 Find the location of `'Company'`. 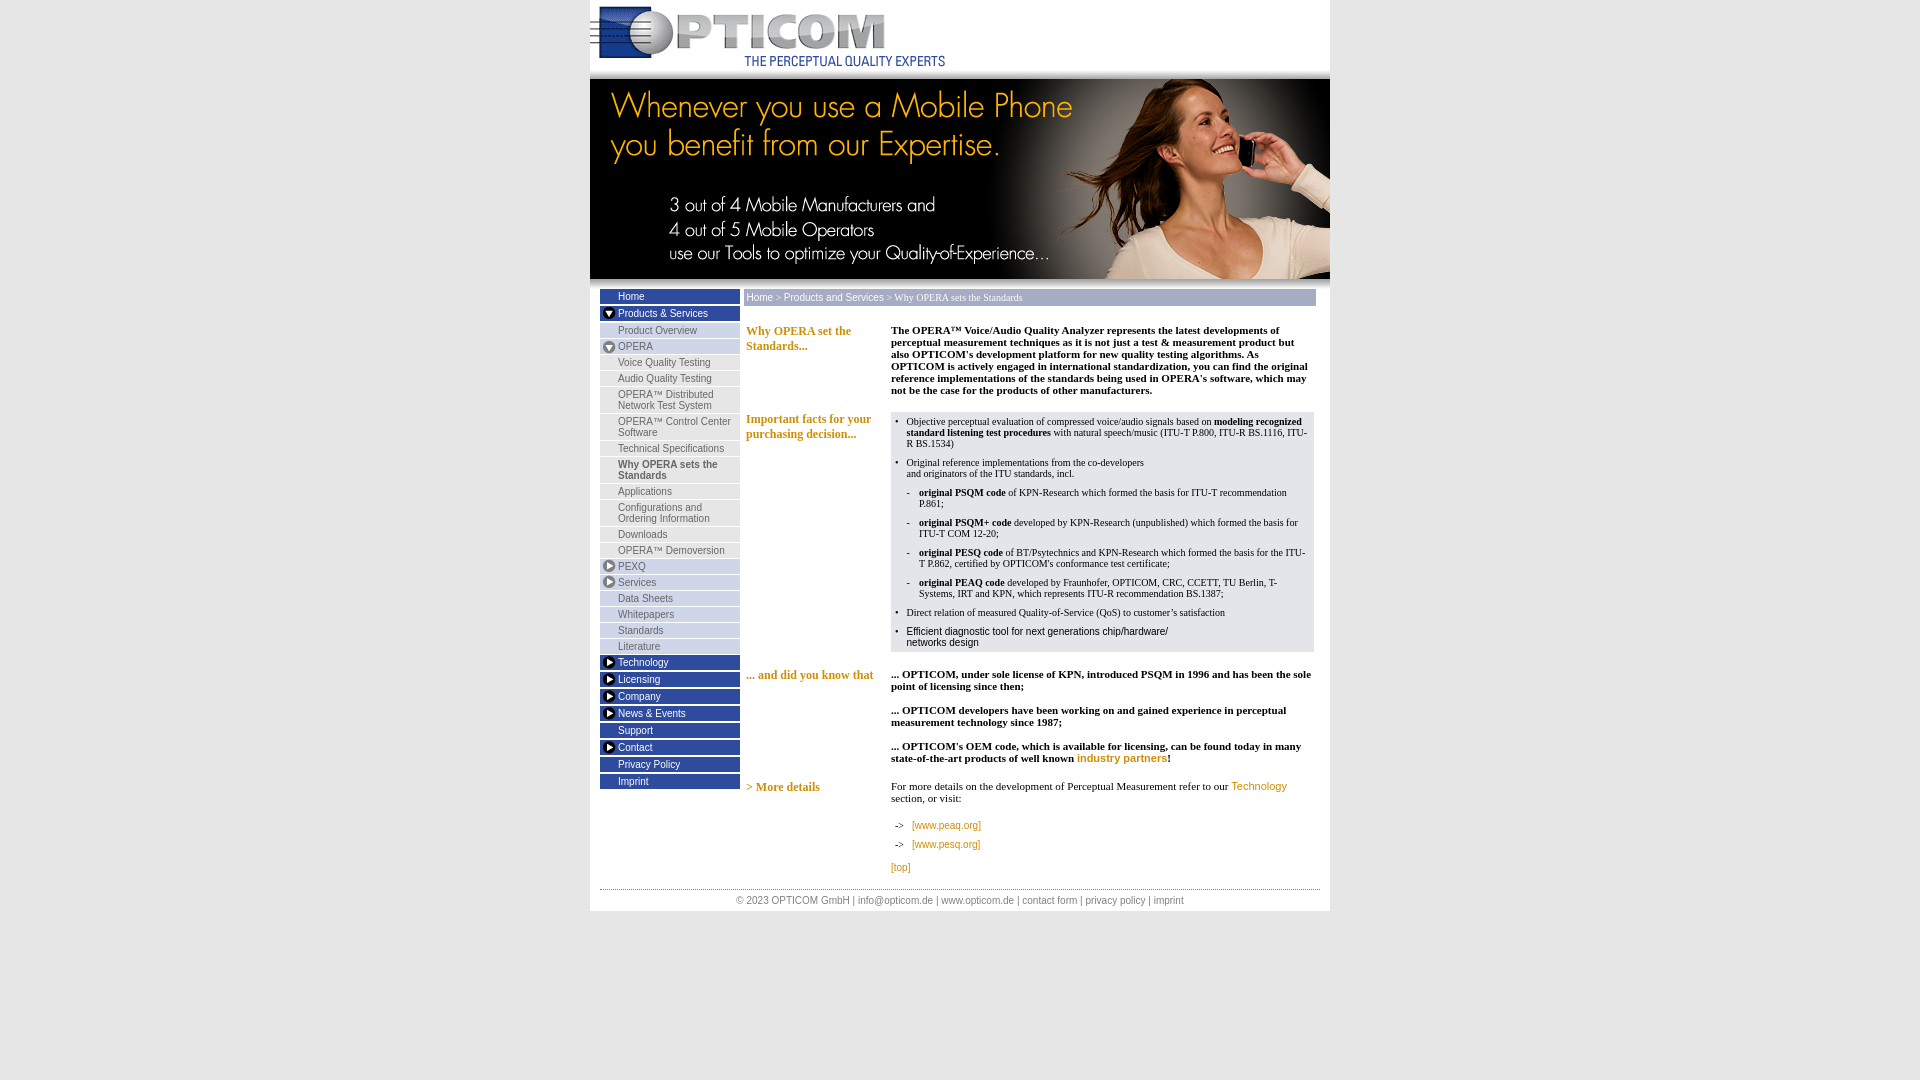

'Company' is located at coordinates (605, 695).